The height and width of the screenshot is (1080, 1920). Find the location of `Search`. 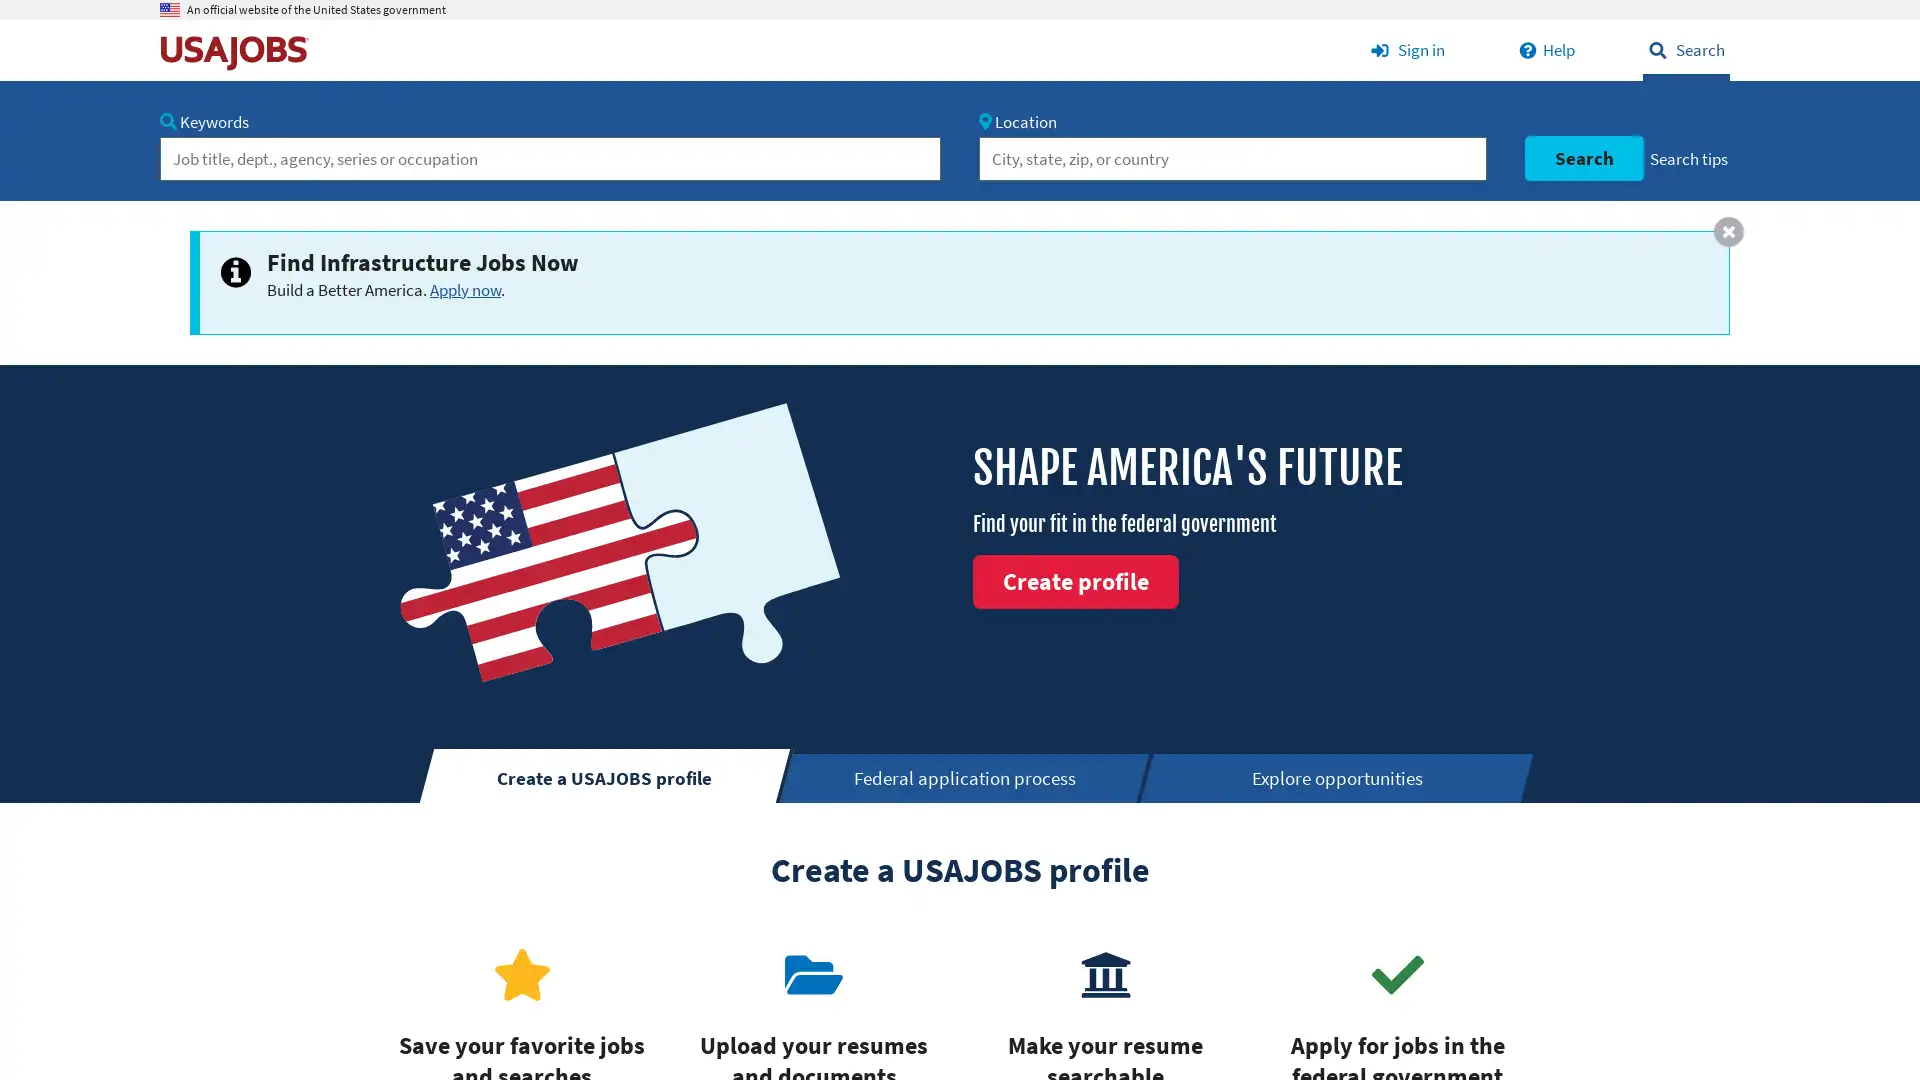

Search is located at coordinates (1582, 157).